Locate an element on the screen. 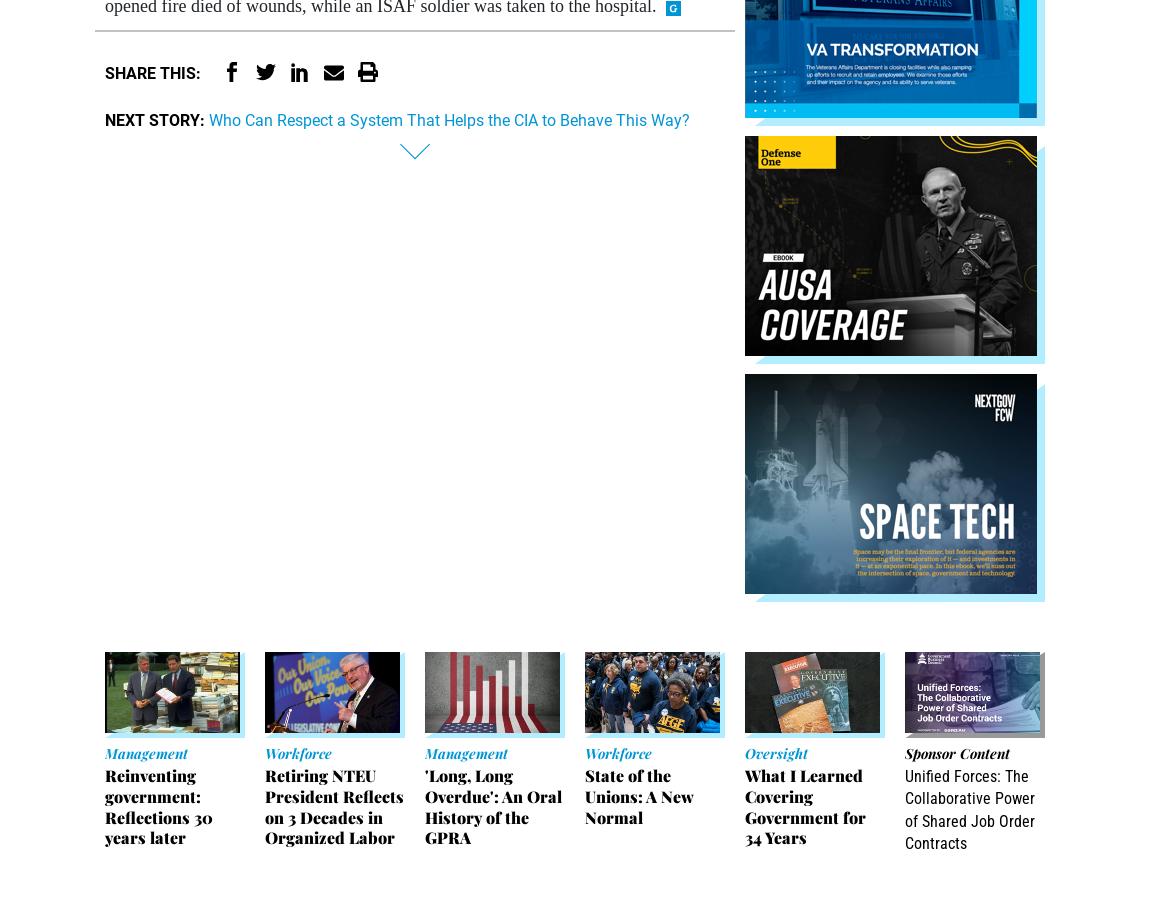 The image size is (1150, 905). 'Who Can Respect a System That Helps the CIA to Behave This Way?' is located at coordinates (449, 118).